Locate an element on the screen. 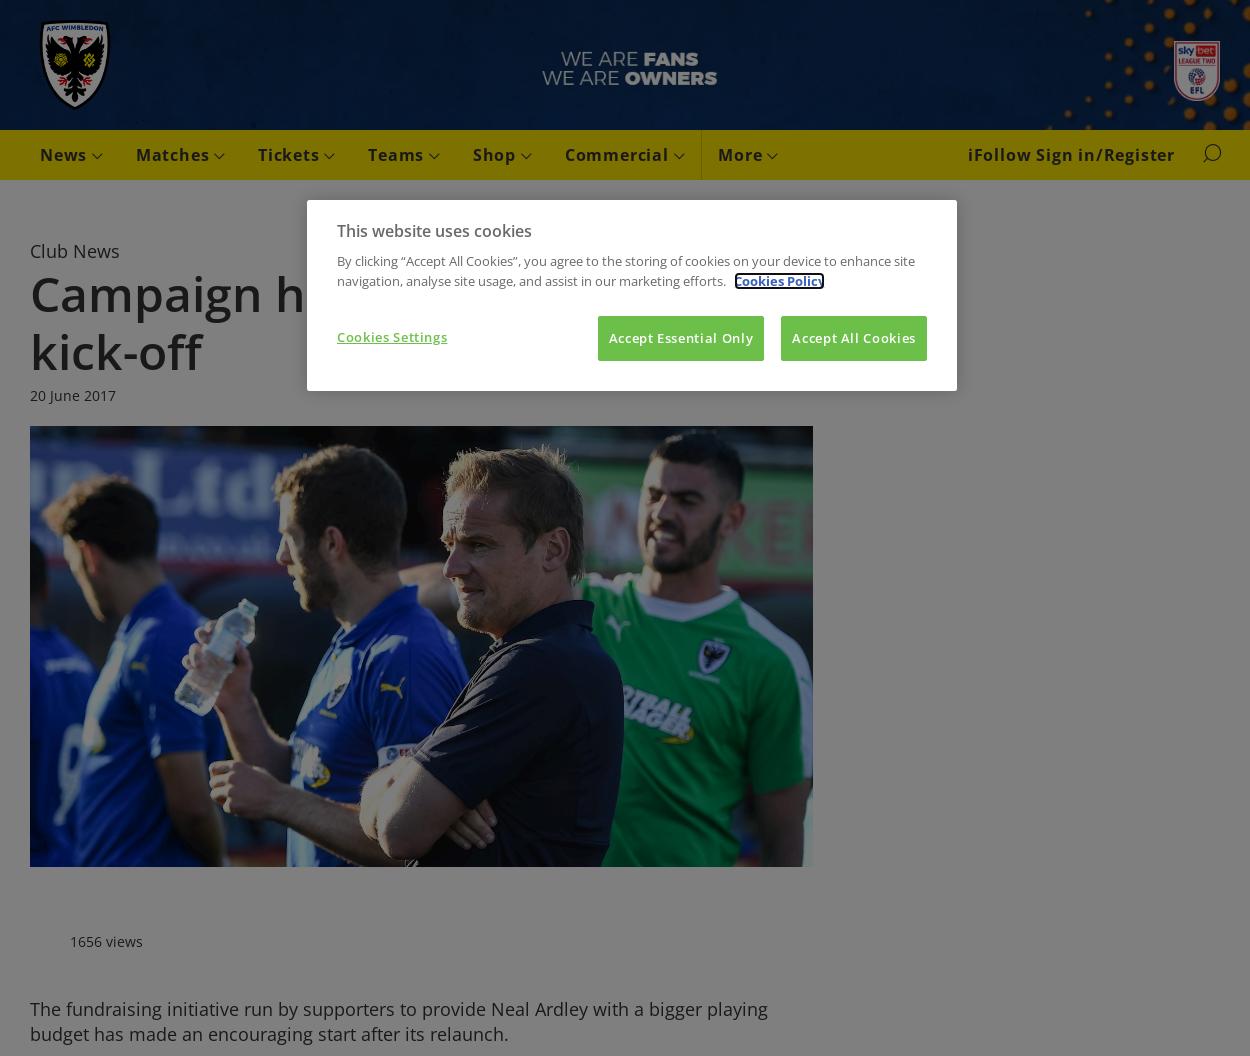  'Shop' is located at coordinates (495, 155).